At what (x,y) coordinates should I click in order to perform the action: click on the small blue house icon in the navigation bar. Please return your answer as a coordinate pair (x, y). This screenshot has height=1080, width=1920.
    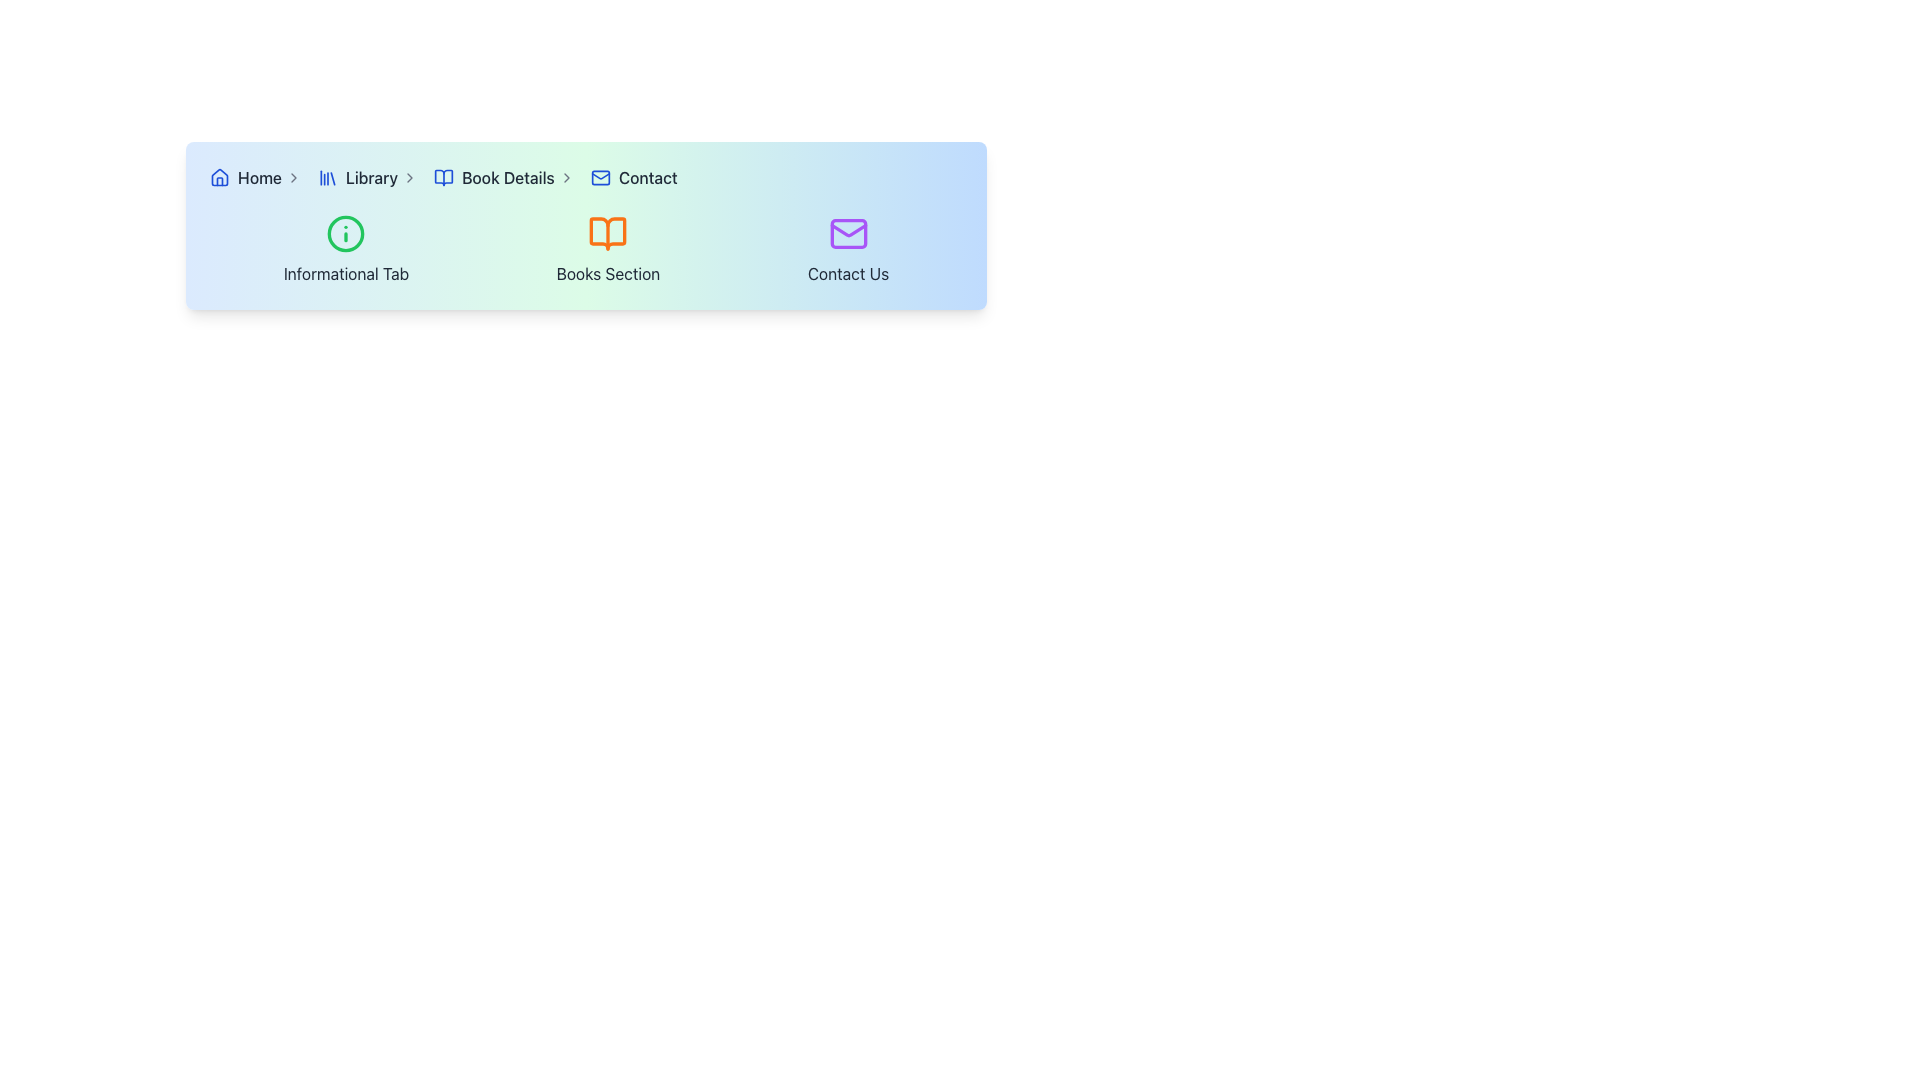
    Looking at the image, I should click on (220, 176).